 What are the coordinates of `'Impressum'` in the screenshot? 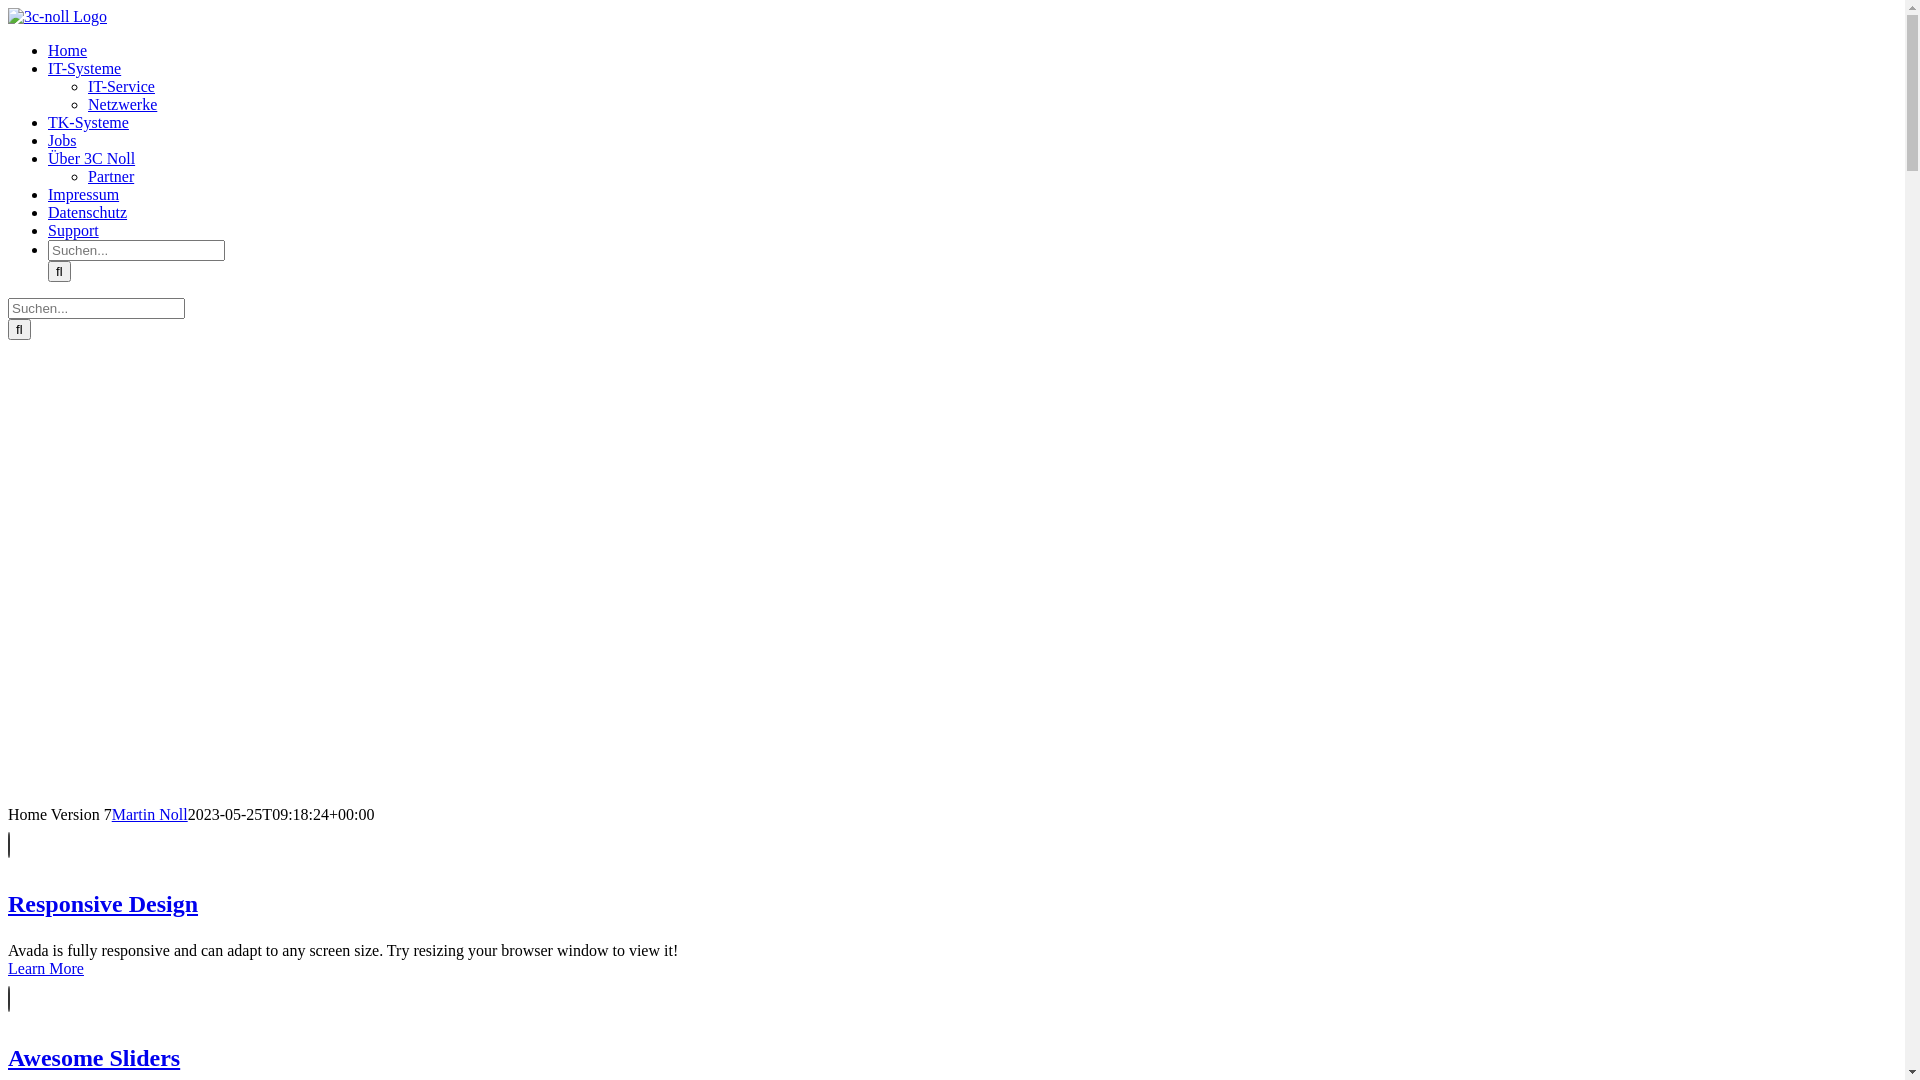 It's located at (82, 194).